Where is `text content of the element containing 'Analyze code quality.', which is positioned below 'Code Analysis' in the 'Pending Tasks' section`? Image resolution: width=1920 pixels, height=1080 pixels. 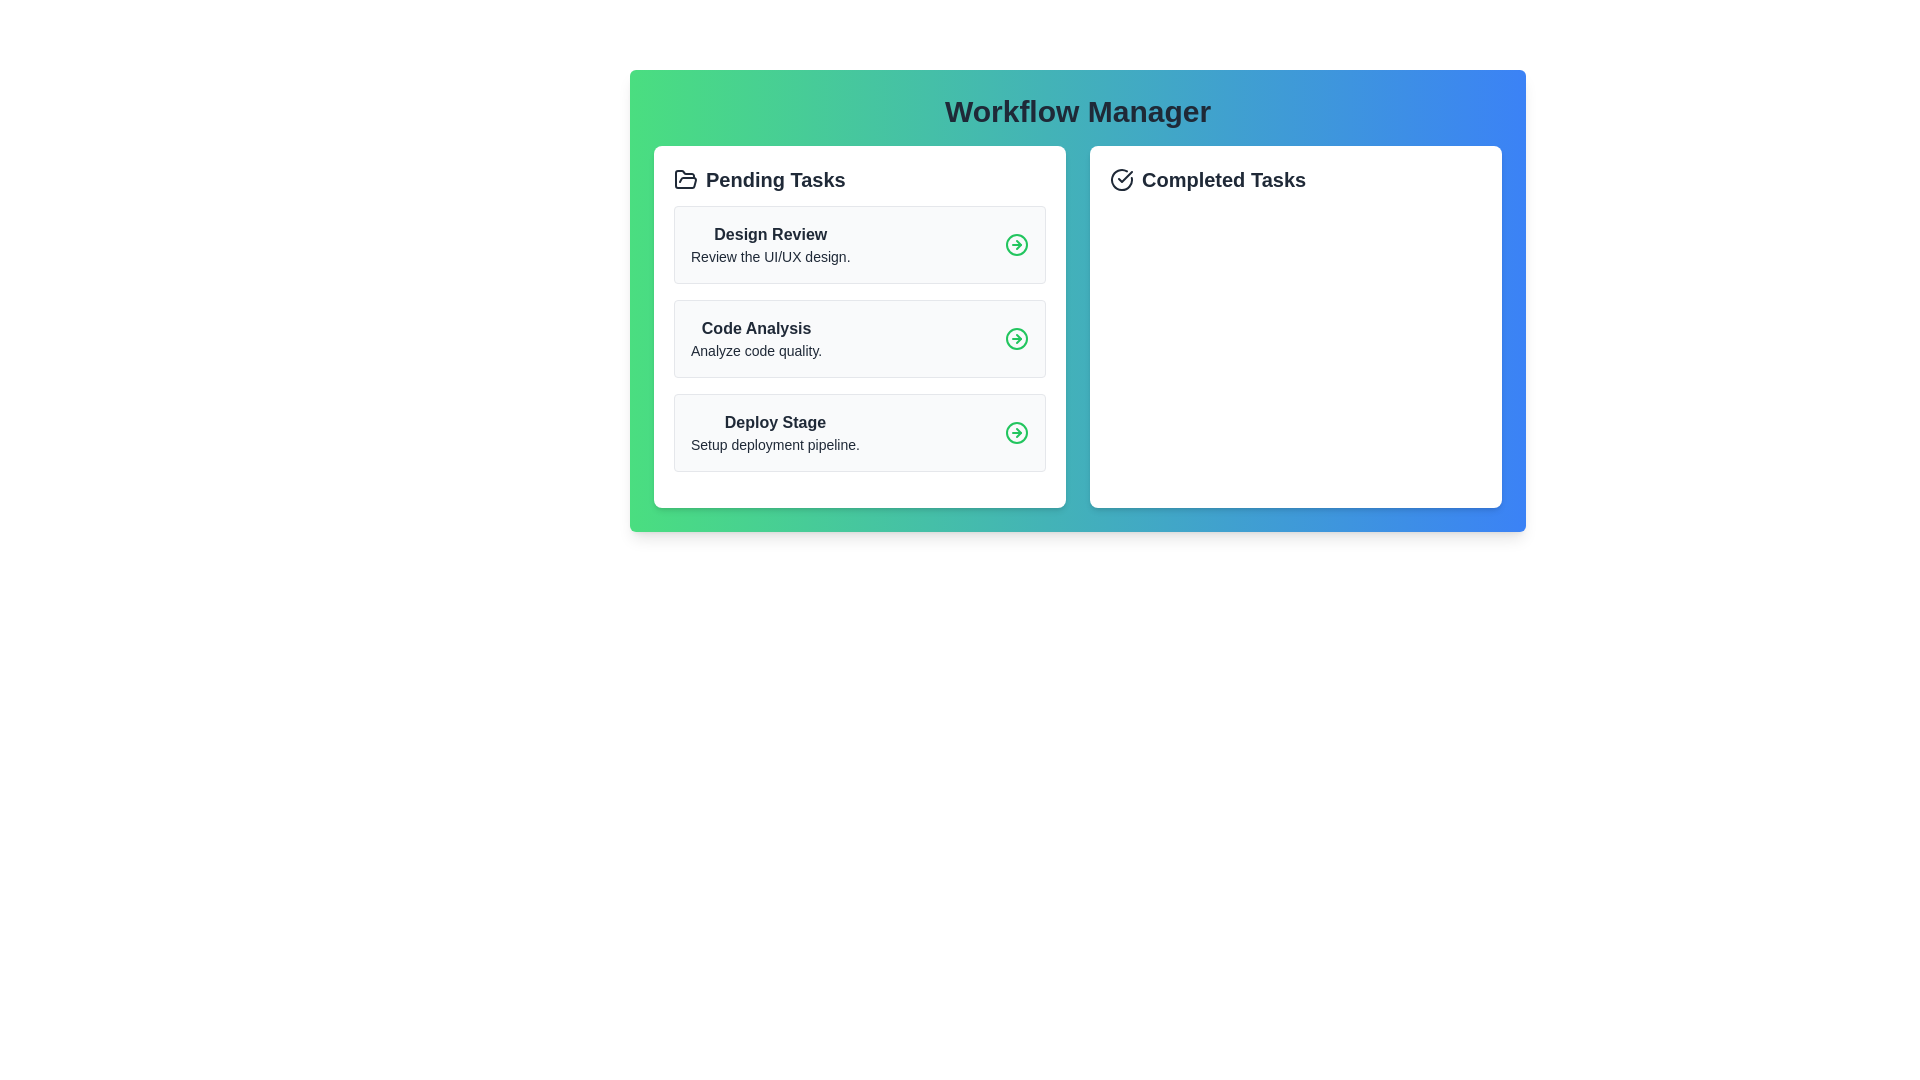 text content of the element containing 'Analyze code quality.', which is positioned below 'Code Analysis' in the 'Pending Tasks' section is located at coordinates (755, 350).